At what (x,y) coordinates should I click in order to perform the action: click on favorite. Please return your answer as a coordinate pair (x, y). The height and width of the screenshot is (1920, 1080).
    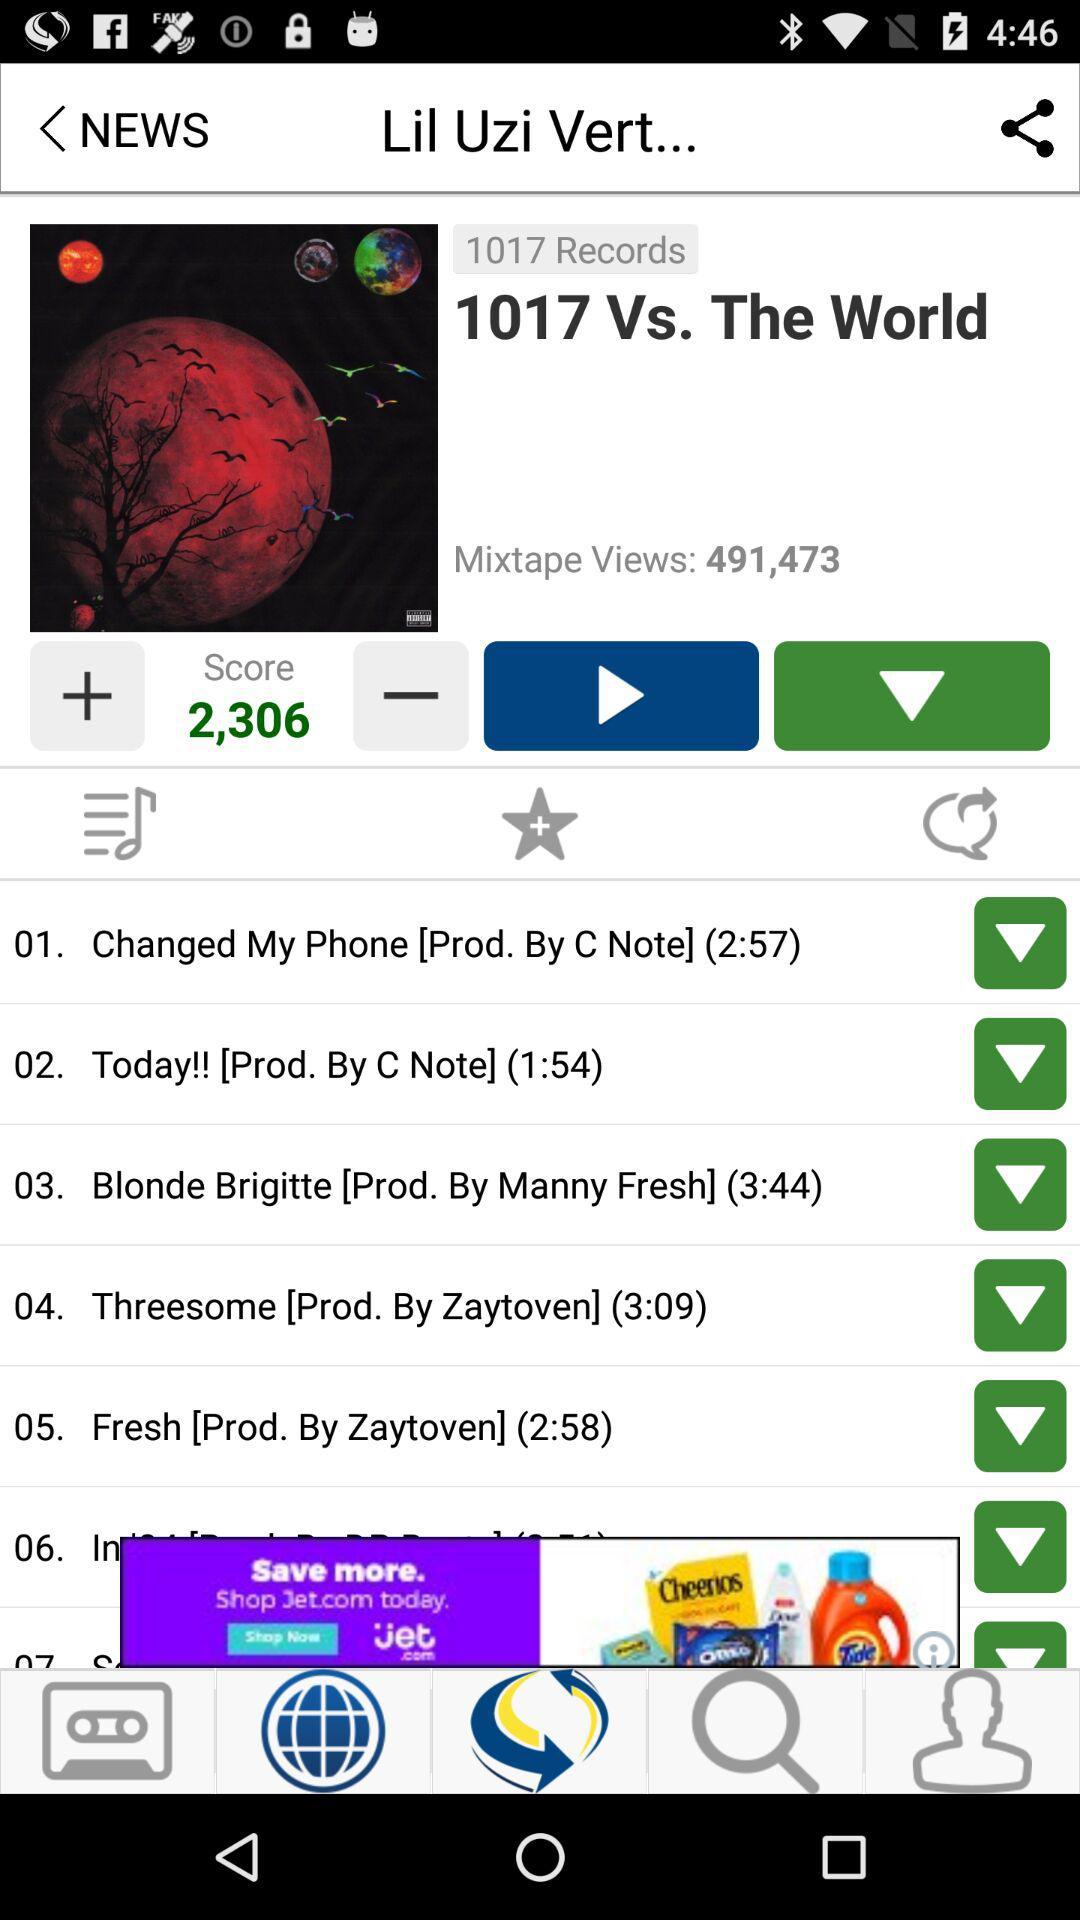
    Looking at the image, I should click on (540, 823).